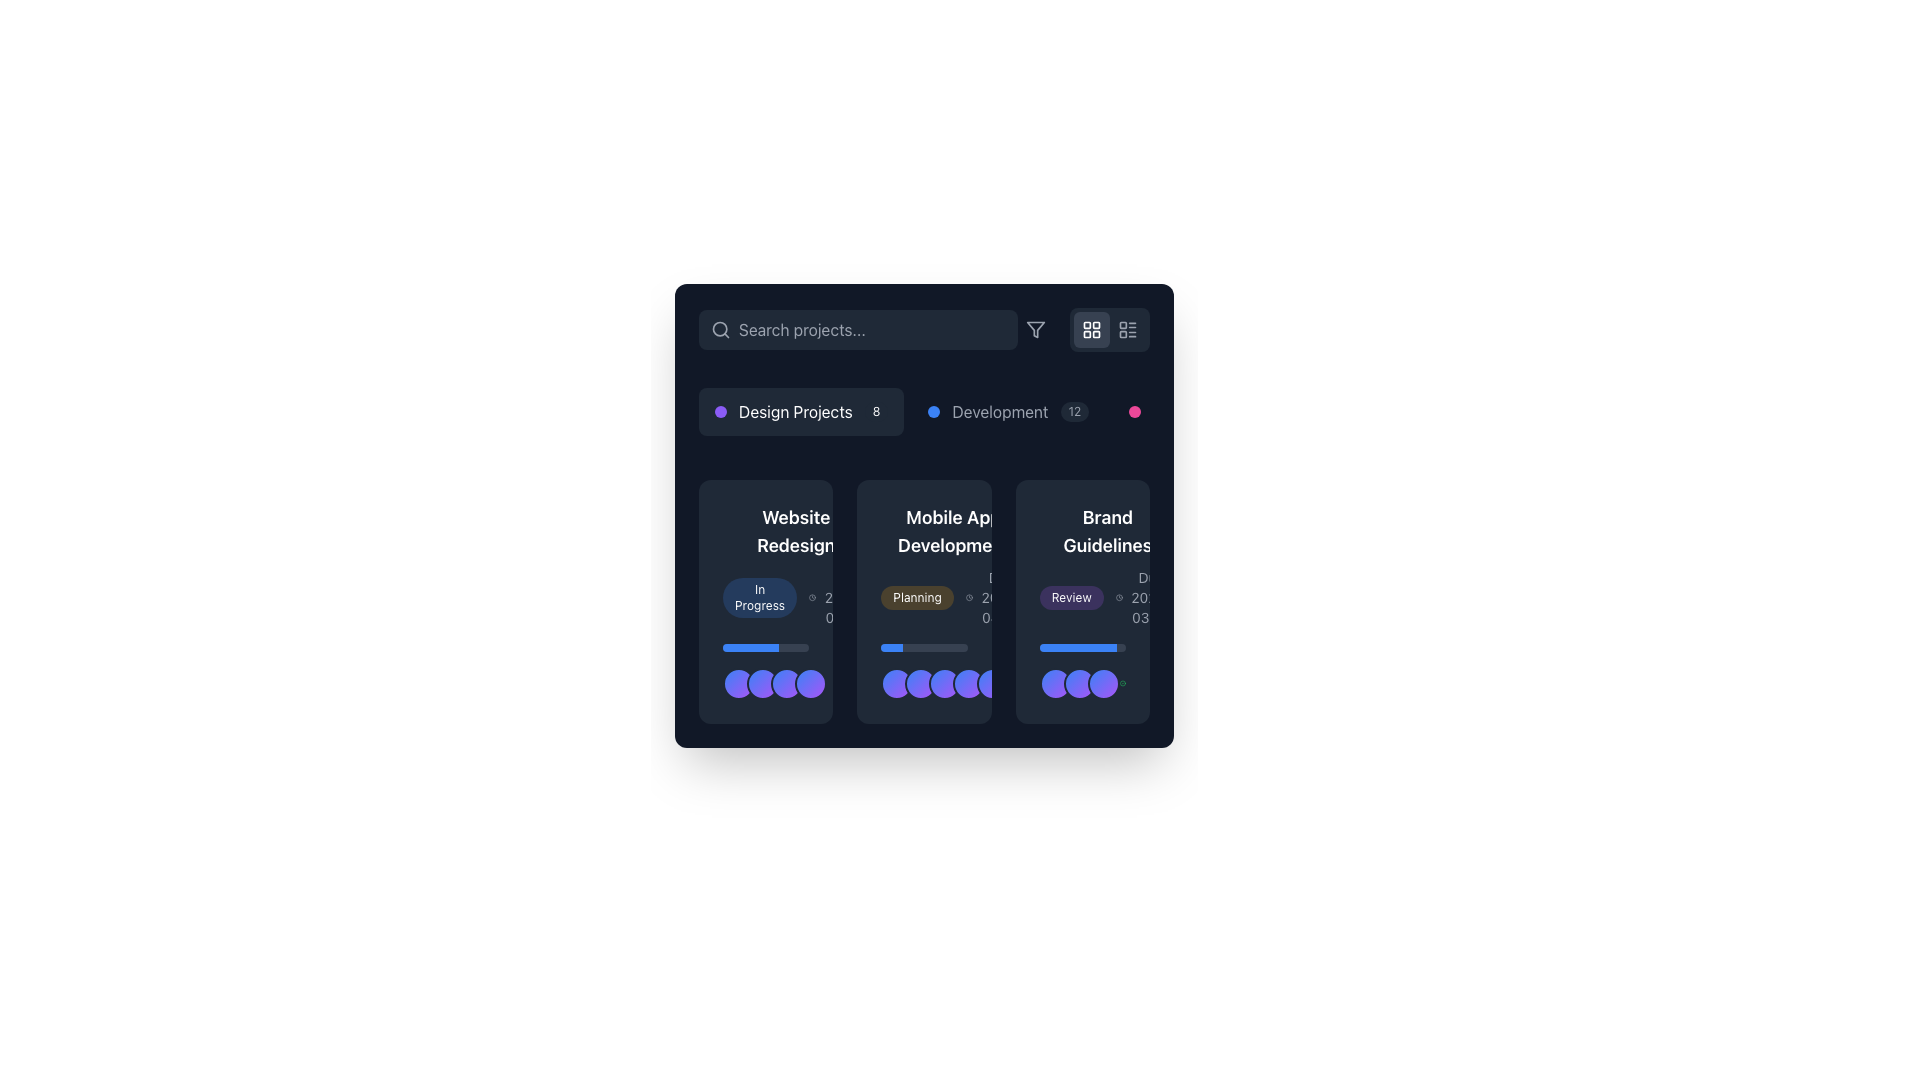  What do you see at coordinates (1128, 329) in the screenshot?
I see `the list view icon located in the top-right area of the interface to switch the display to a list layout` at bounding box center [1128, 329].